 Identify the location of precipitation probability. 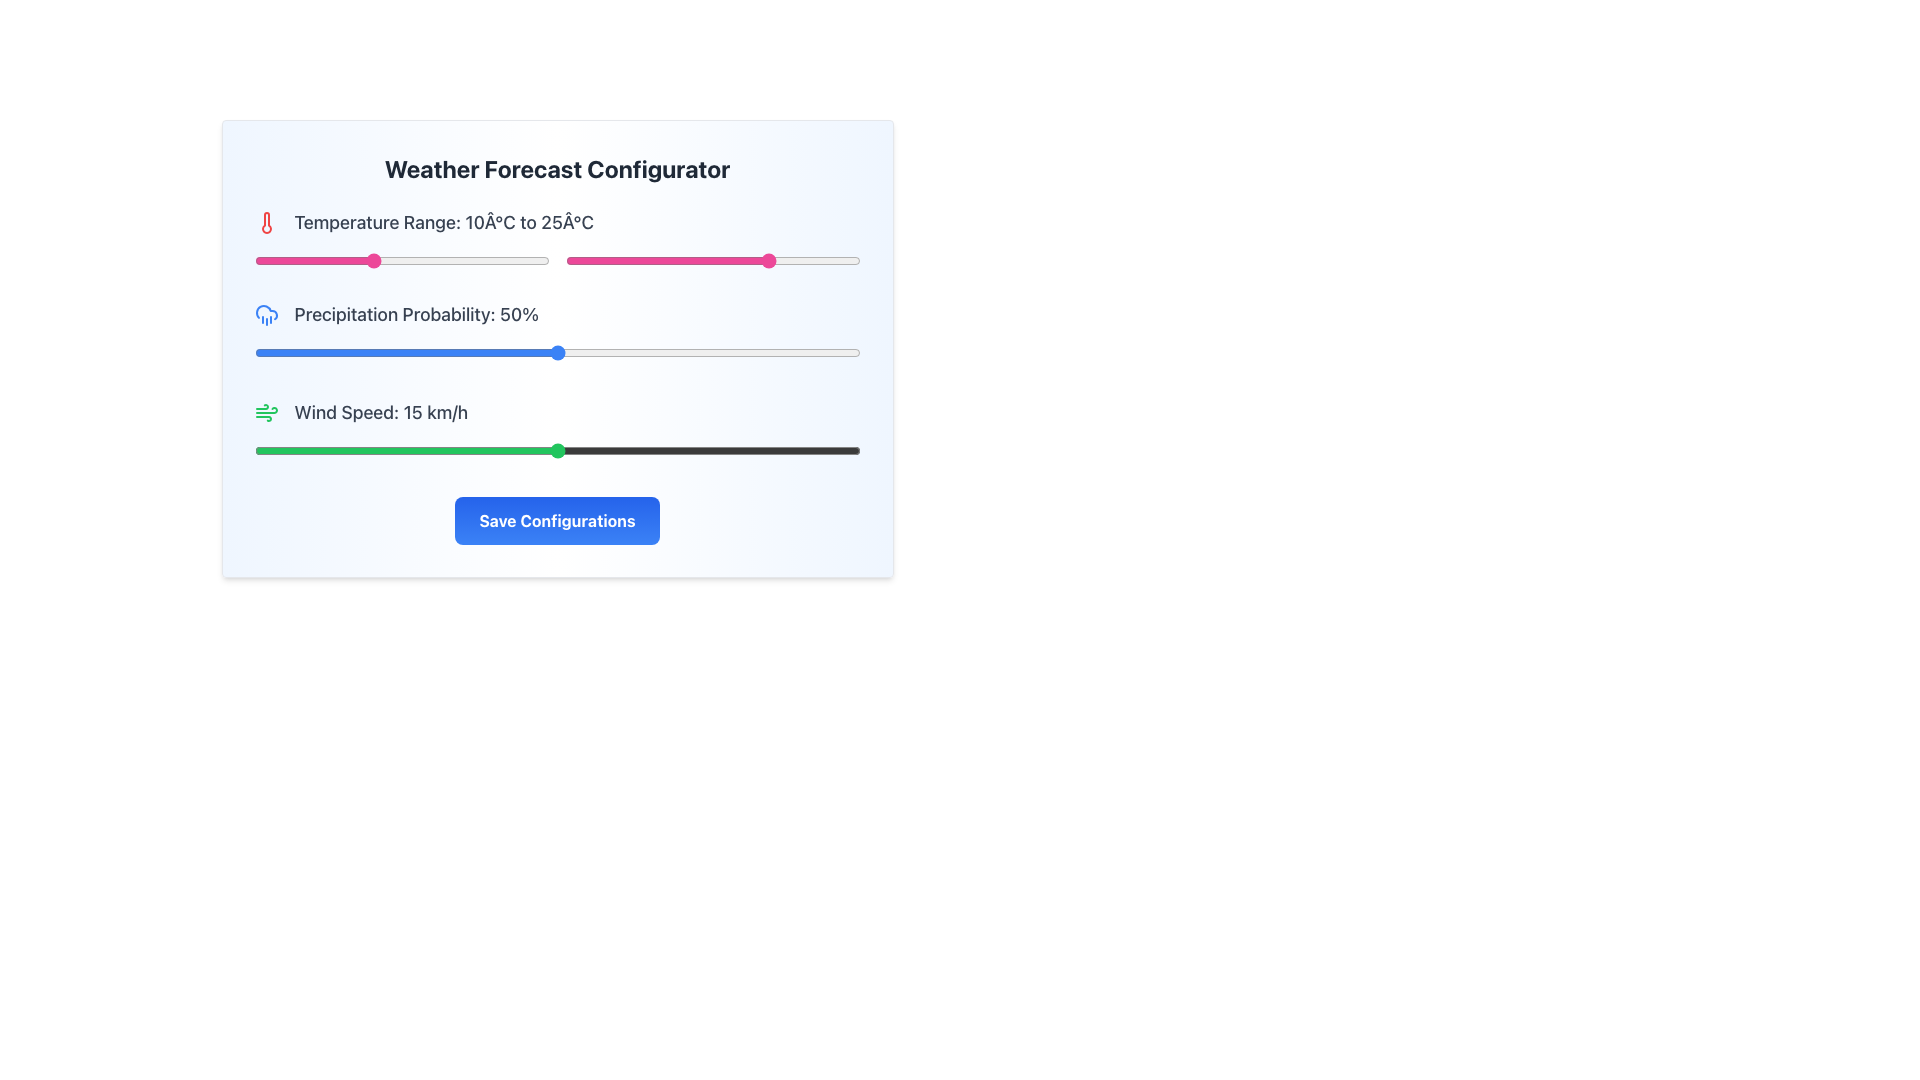
(792, 352).